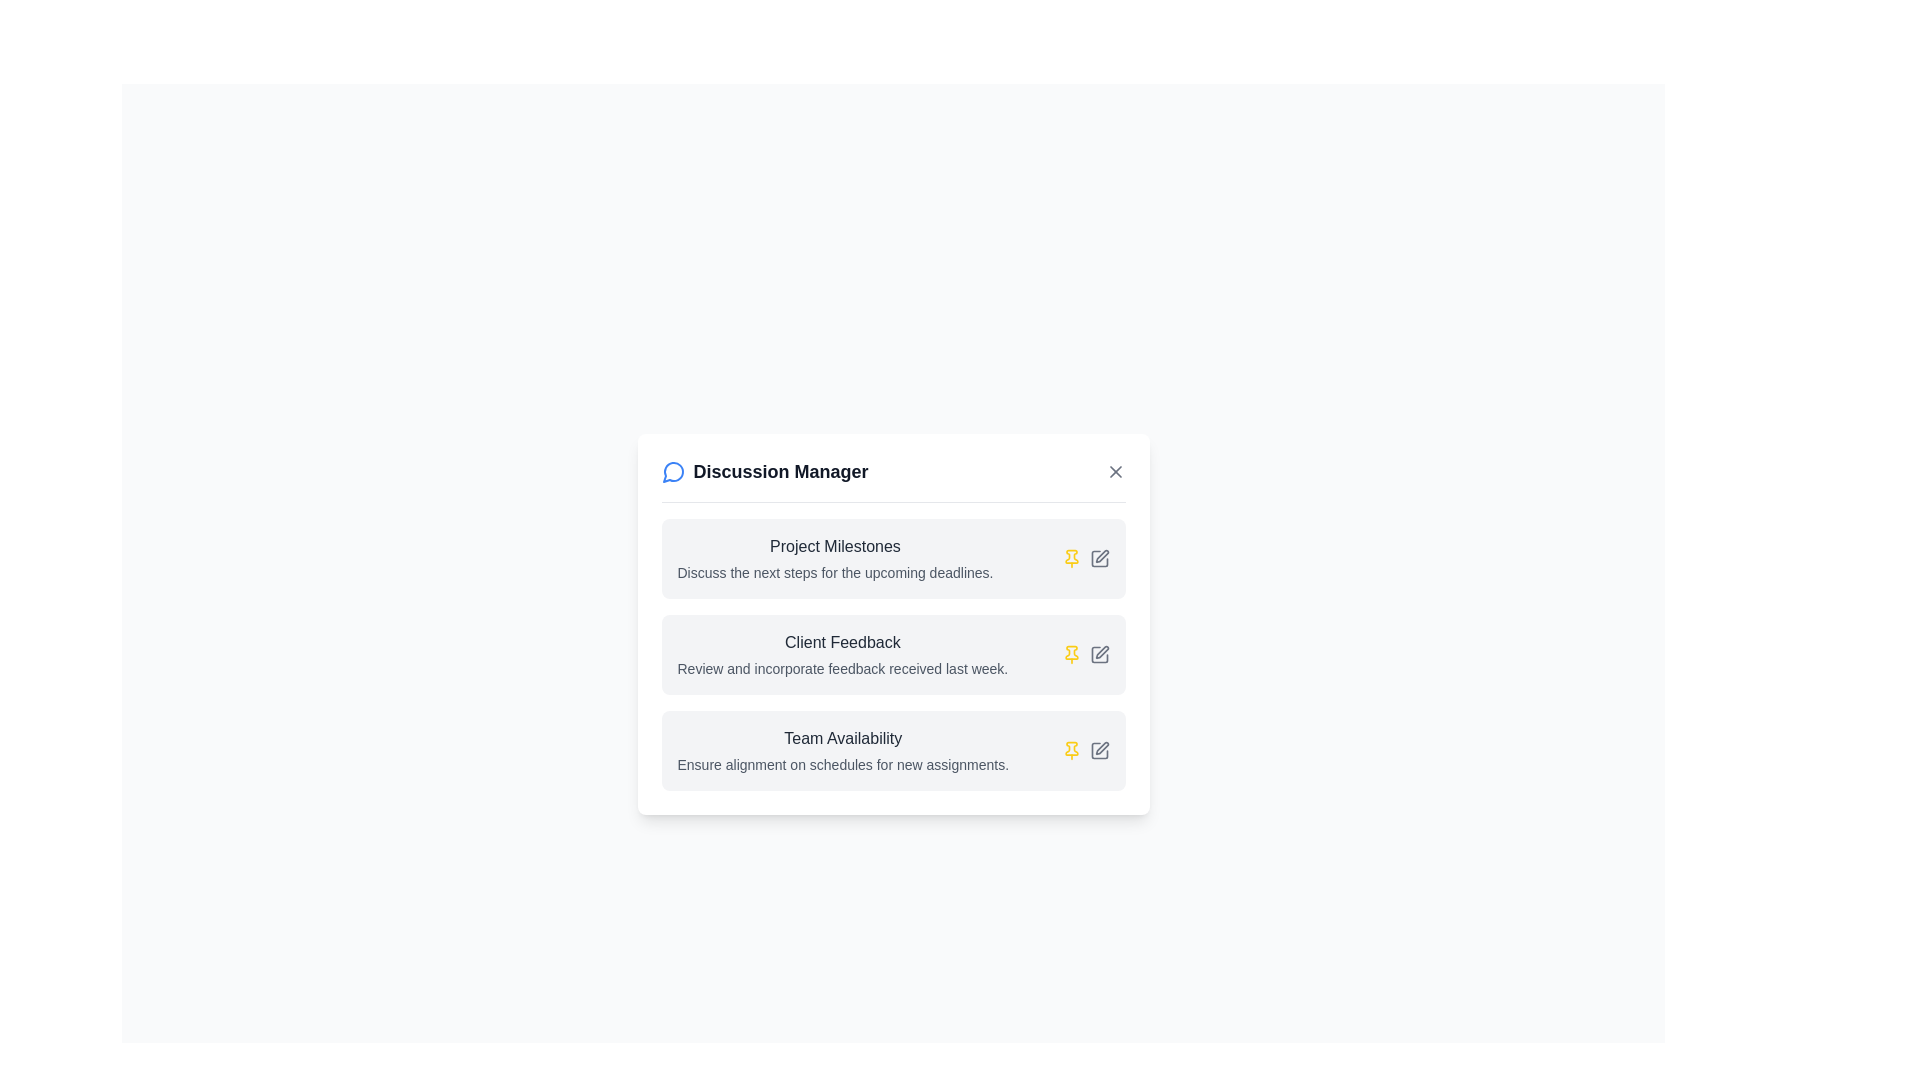 This screenshot has width=1920, height=1080. What do you see at coordinates (1114, 471) in the screenshot?
I see `the 'X' icon close button located at the top right corner of the 'Discussion Manager' box to change its color` at bounding box center [1114, 471].